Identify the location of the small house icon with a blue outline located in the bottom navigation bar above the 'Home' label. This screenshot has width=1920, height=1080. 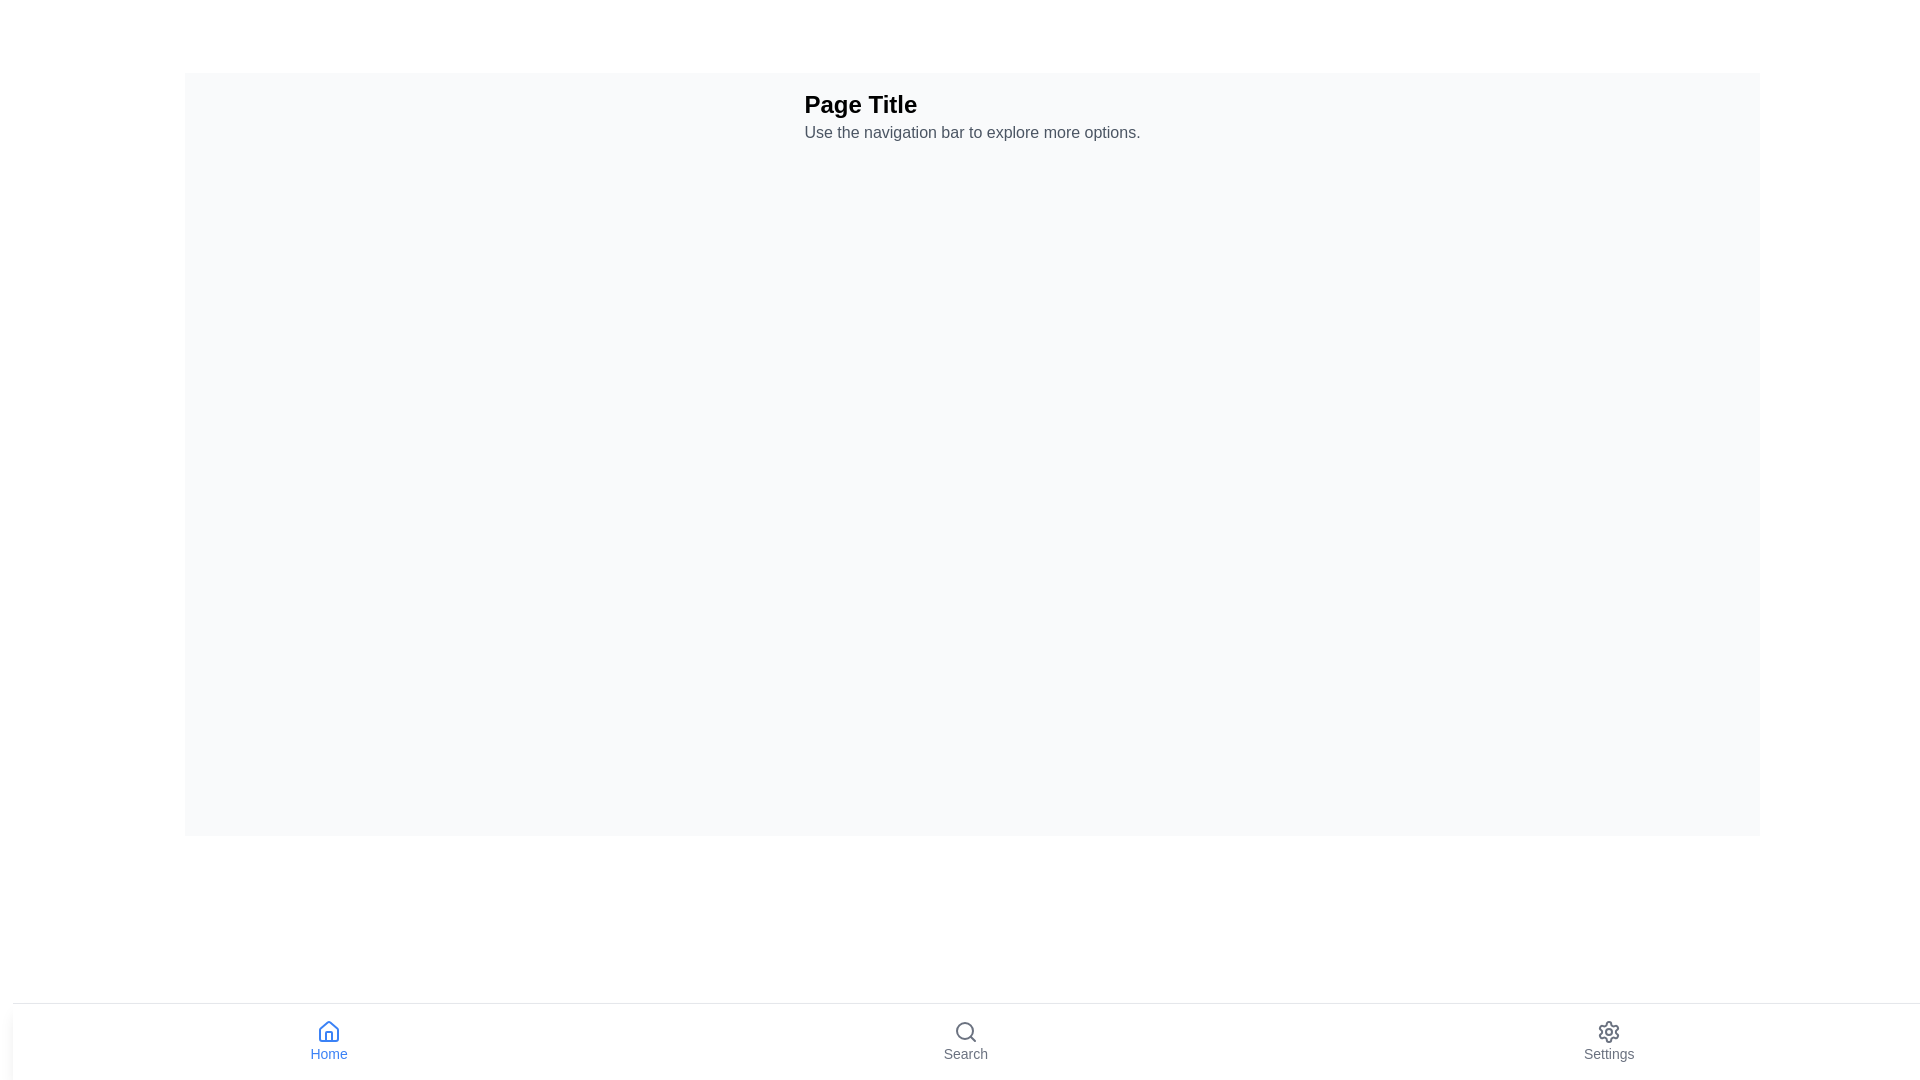
(329, 1032).